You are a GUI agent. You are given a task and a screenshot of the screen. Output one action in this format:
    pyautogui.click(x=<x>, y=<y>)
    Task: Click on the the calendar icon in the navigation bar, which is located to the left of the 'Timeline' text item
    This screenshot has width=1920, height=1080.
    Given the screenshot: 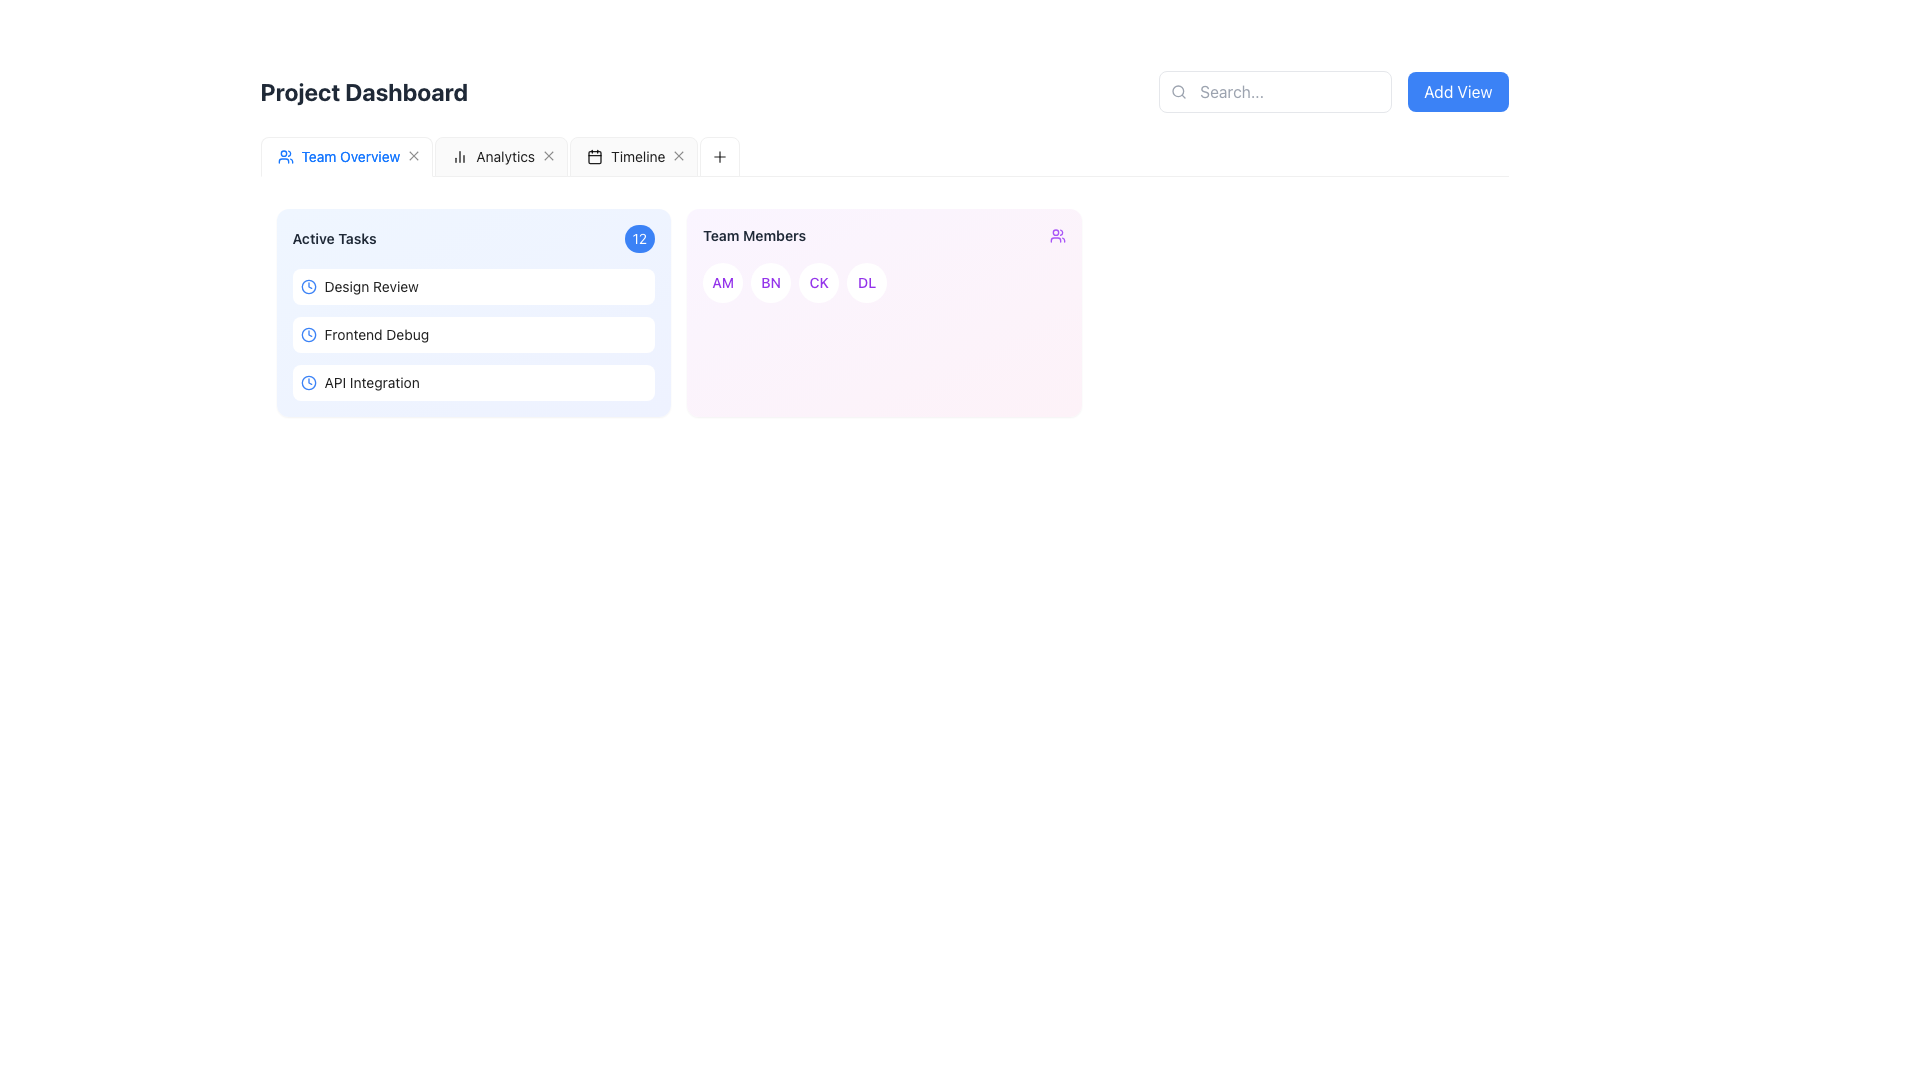 What is the action you would take?
    pyautogui.click(x=594, y=156)
    